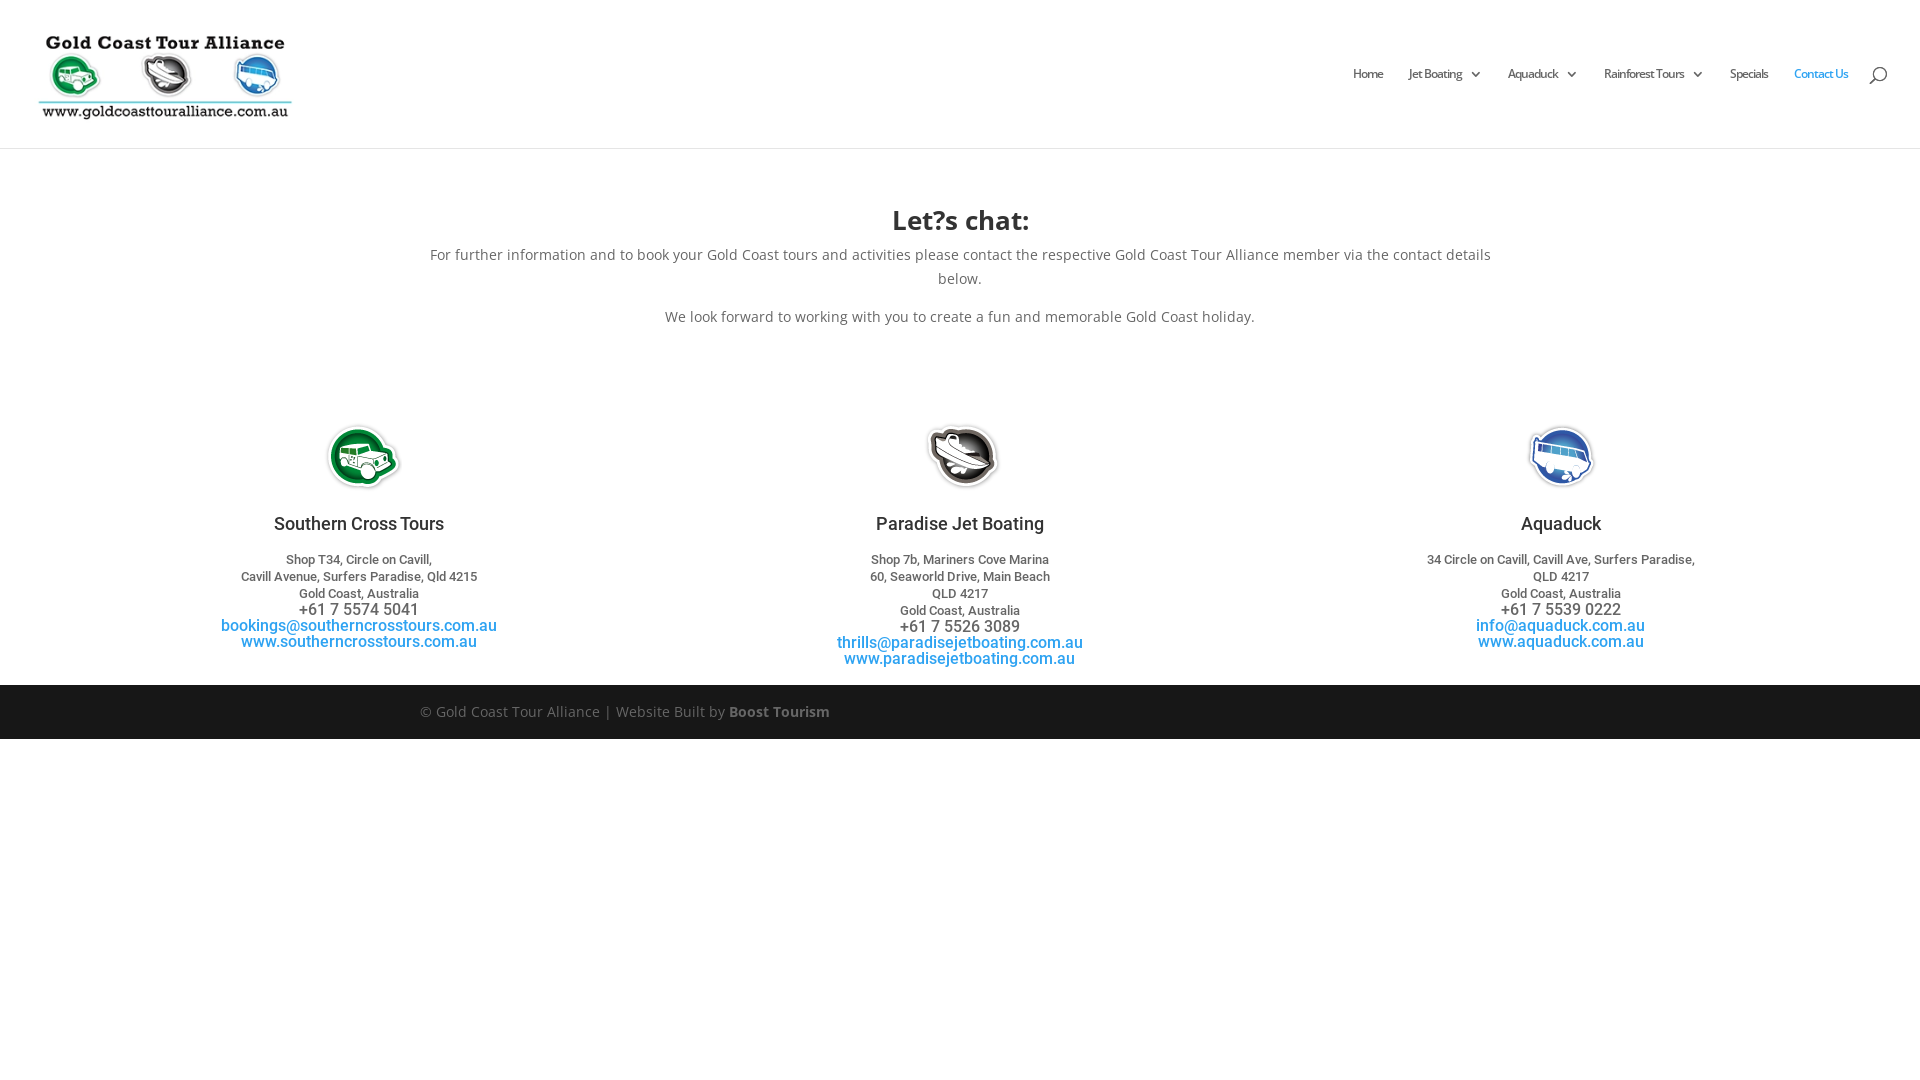 The image size is (1920, 1080). What do you see at coordinates (1559, 641) in the screenshot?
I see `'www.aquaduck.com.au'` at bounding box center [1559, 641].